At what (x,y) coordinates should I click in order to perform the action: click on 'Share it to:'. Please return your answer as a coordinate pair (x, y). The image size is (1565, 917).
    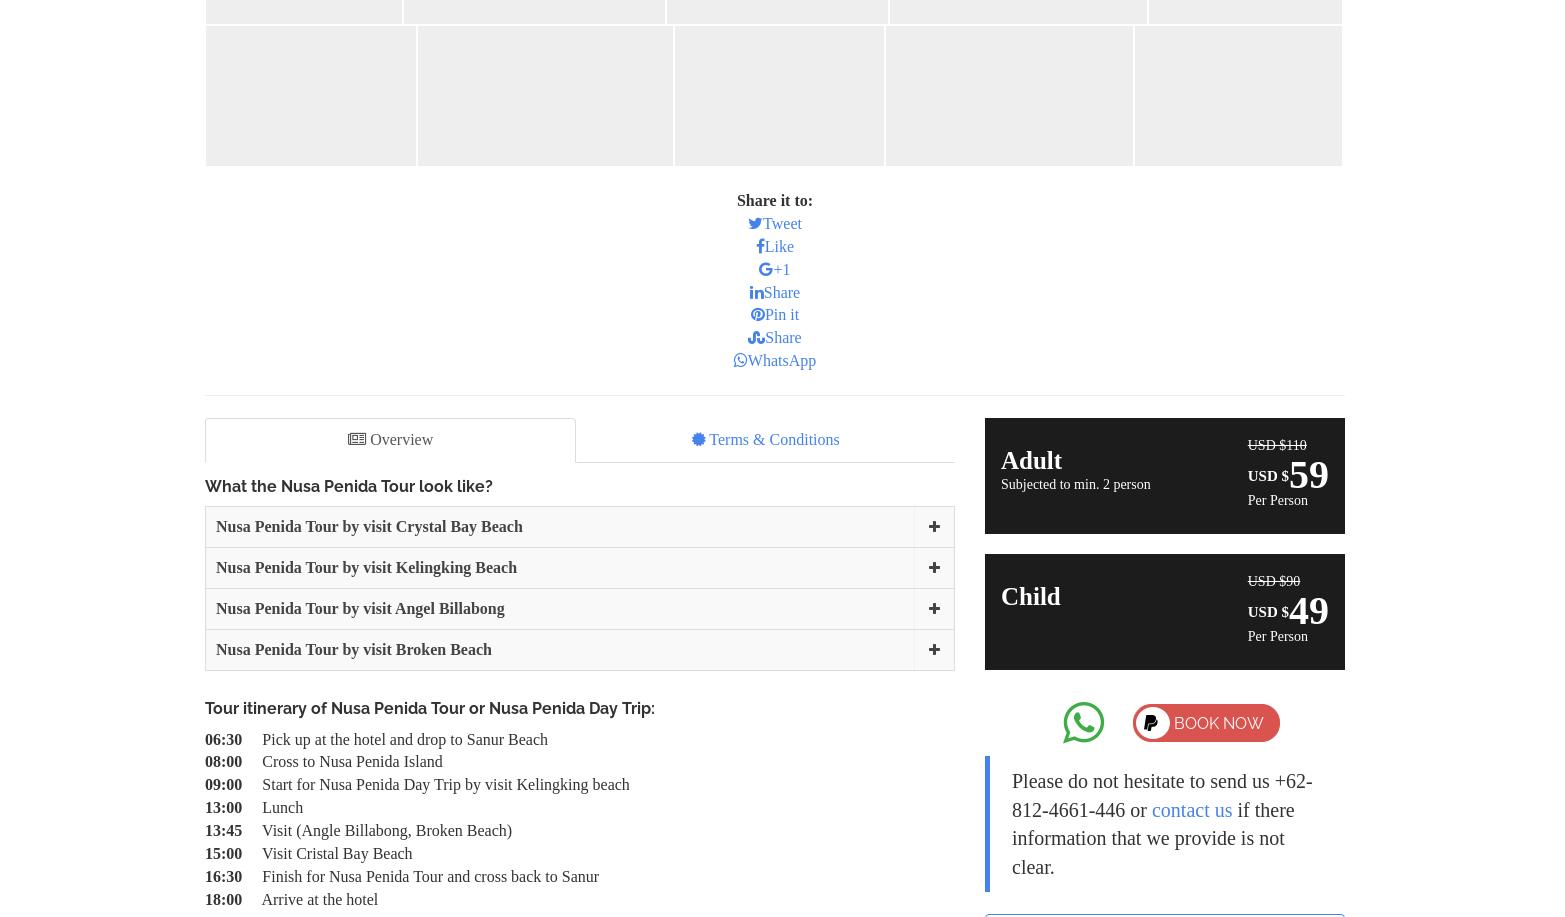
    Looking at the image, I should click on (774, 199).